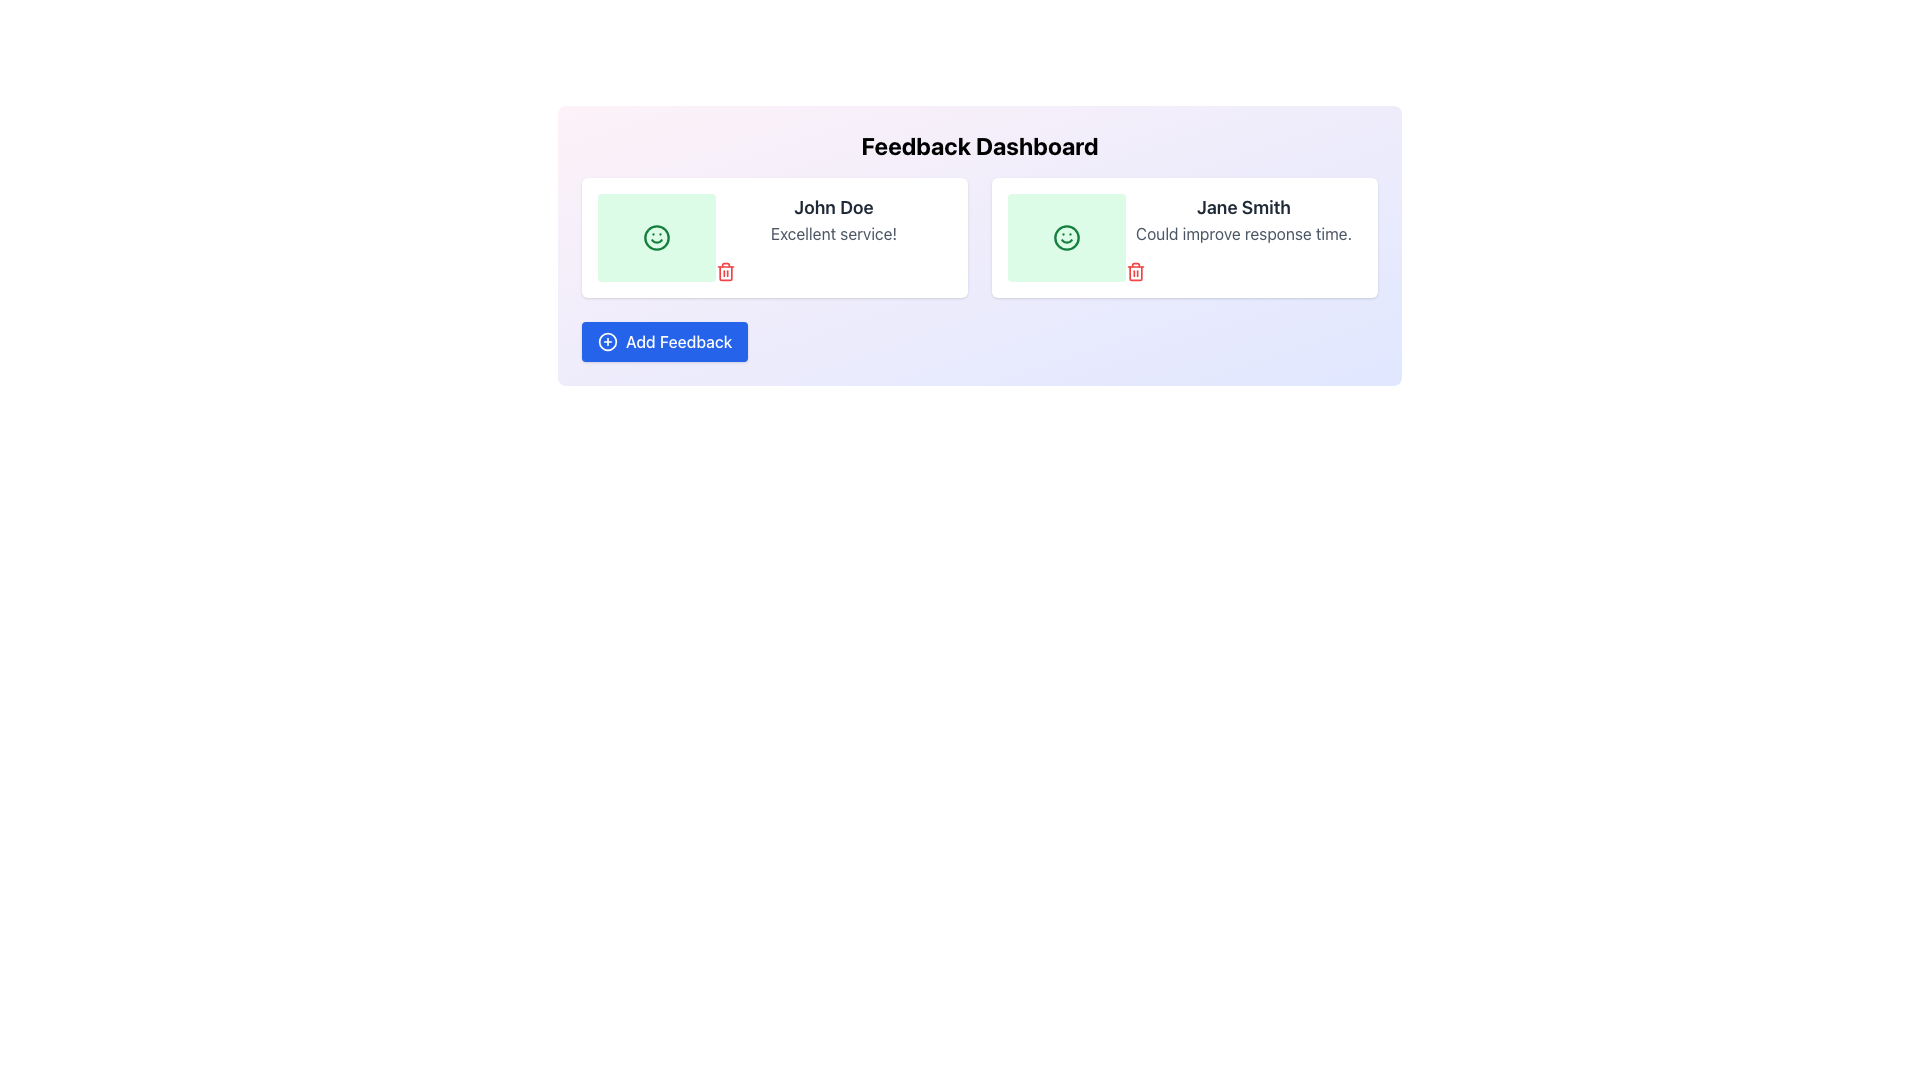 The image size is (1920, 1080). Describe the element at coordinates (979, 145) in the screenshot. I see `the bold and larger 'Feedback Dashboard' static text displayed at the top center of the feedback section, which has a gradient background from pink to indigo` at that location.